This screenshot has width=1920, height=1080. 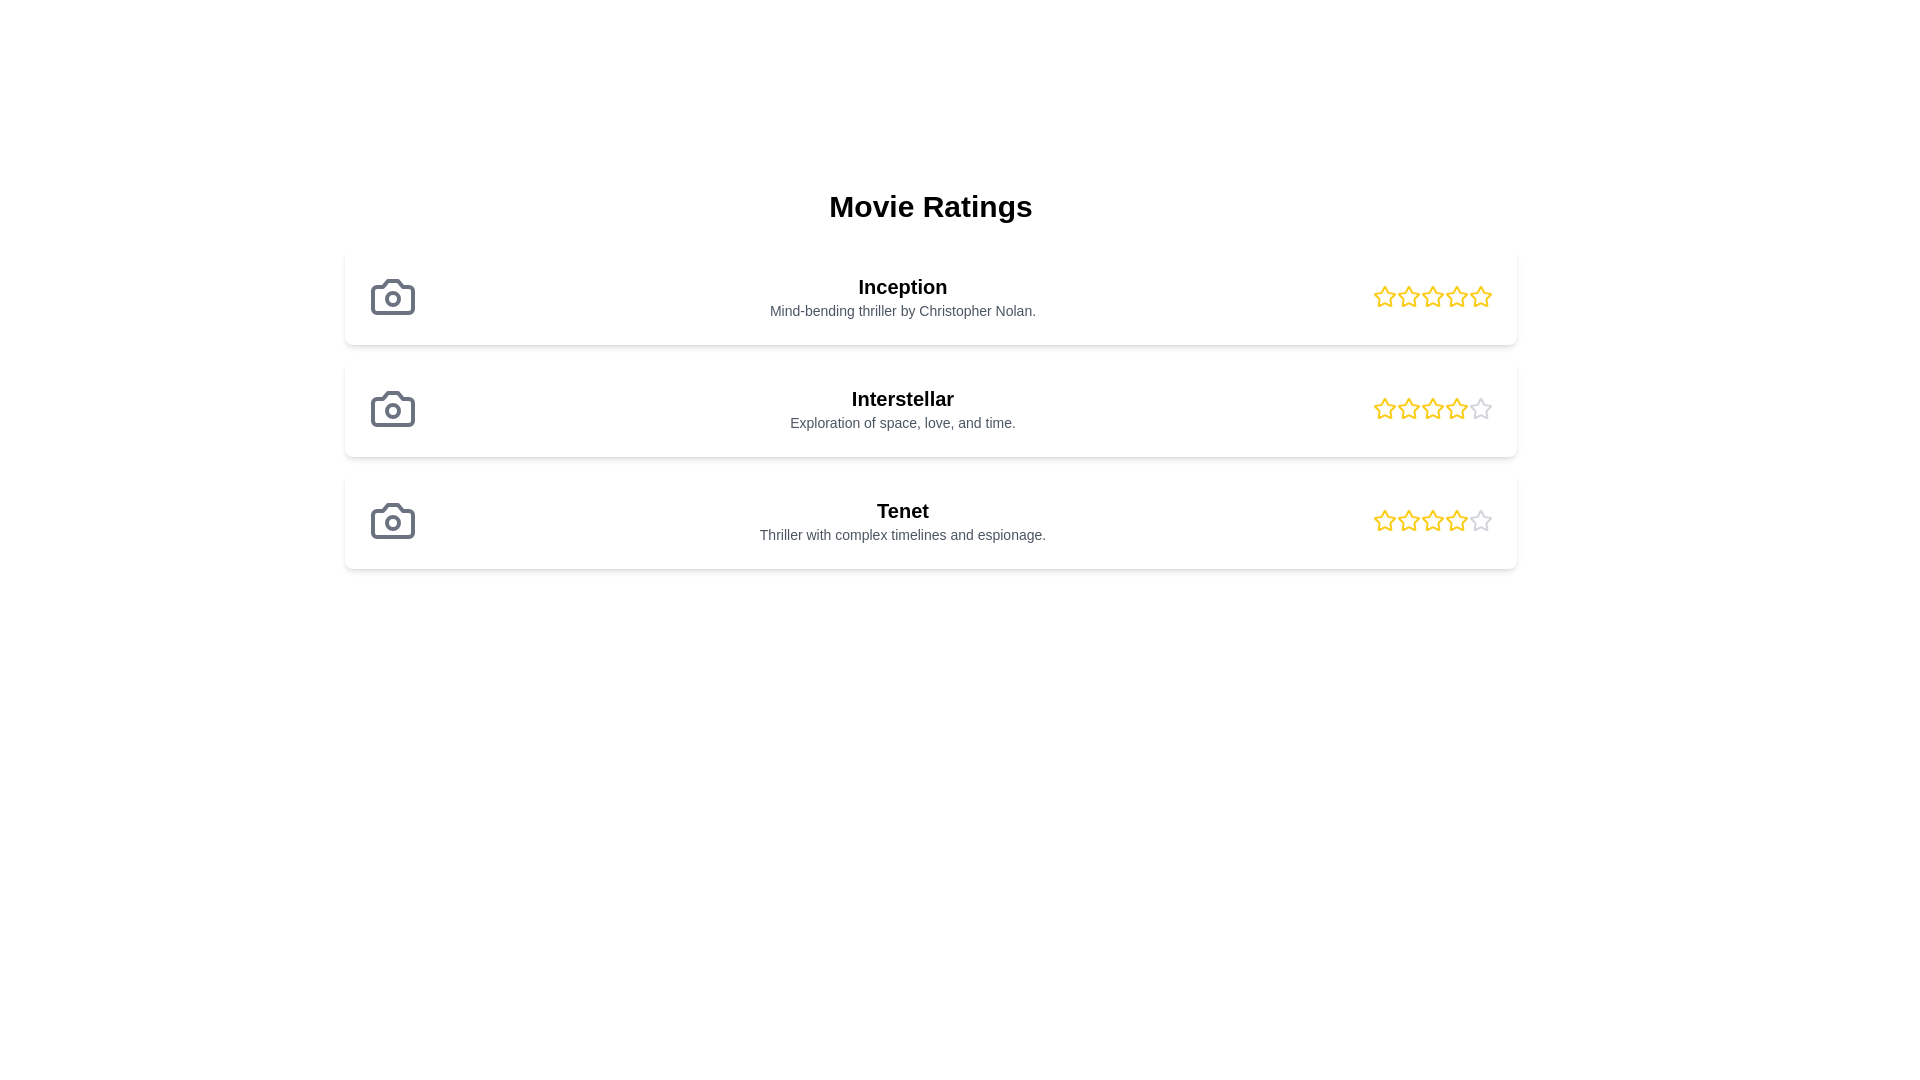 What do you see at coordinates (1481, 297) in the screenshot?
I see `the fifth rating star icon to rate the movie 'Inception'` at bounding box center [1481, 297].